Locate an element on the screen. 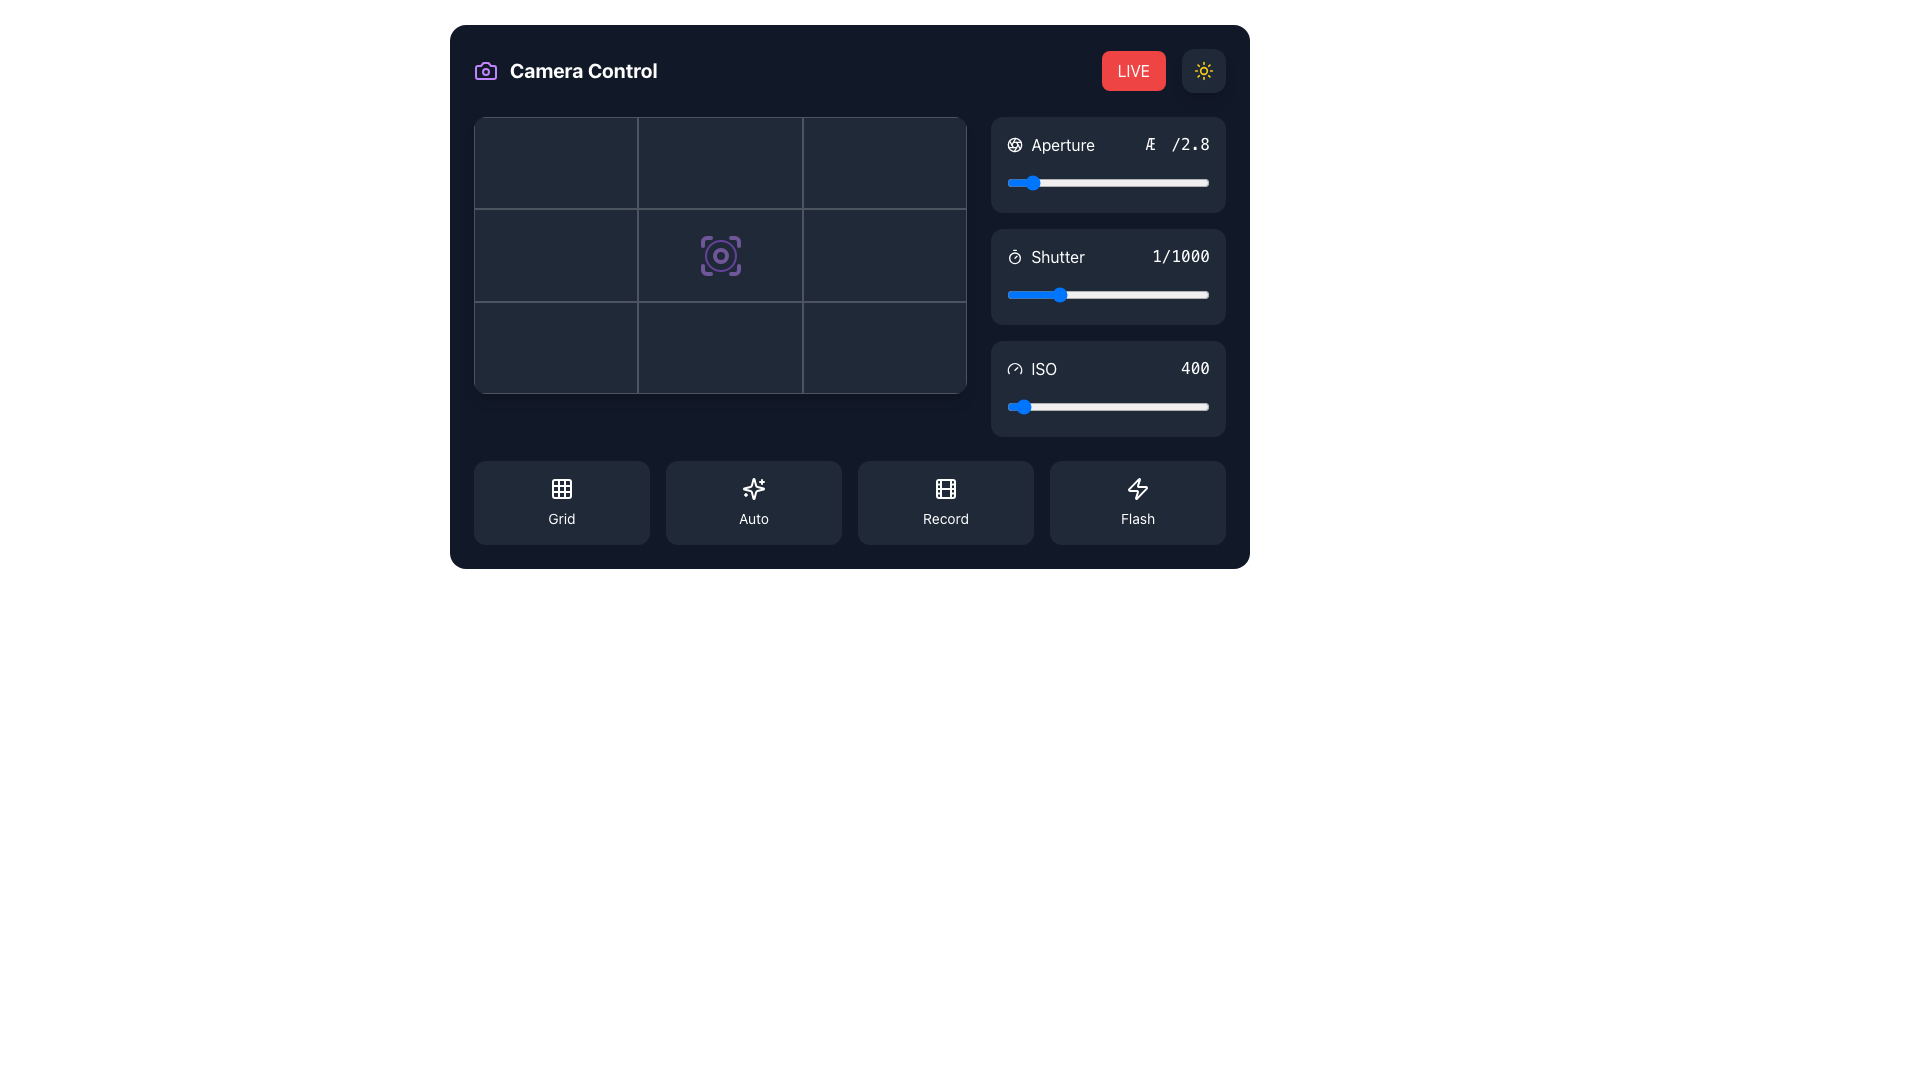  the first grid cell located in the top-left corner of the 3x3 grid layout is located at coordinates (556, 162).